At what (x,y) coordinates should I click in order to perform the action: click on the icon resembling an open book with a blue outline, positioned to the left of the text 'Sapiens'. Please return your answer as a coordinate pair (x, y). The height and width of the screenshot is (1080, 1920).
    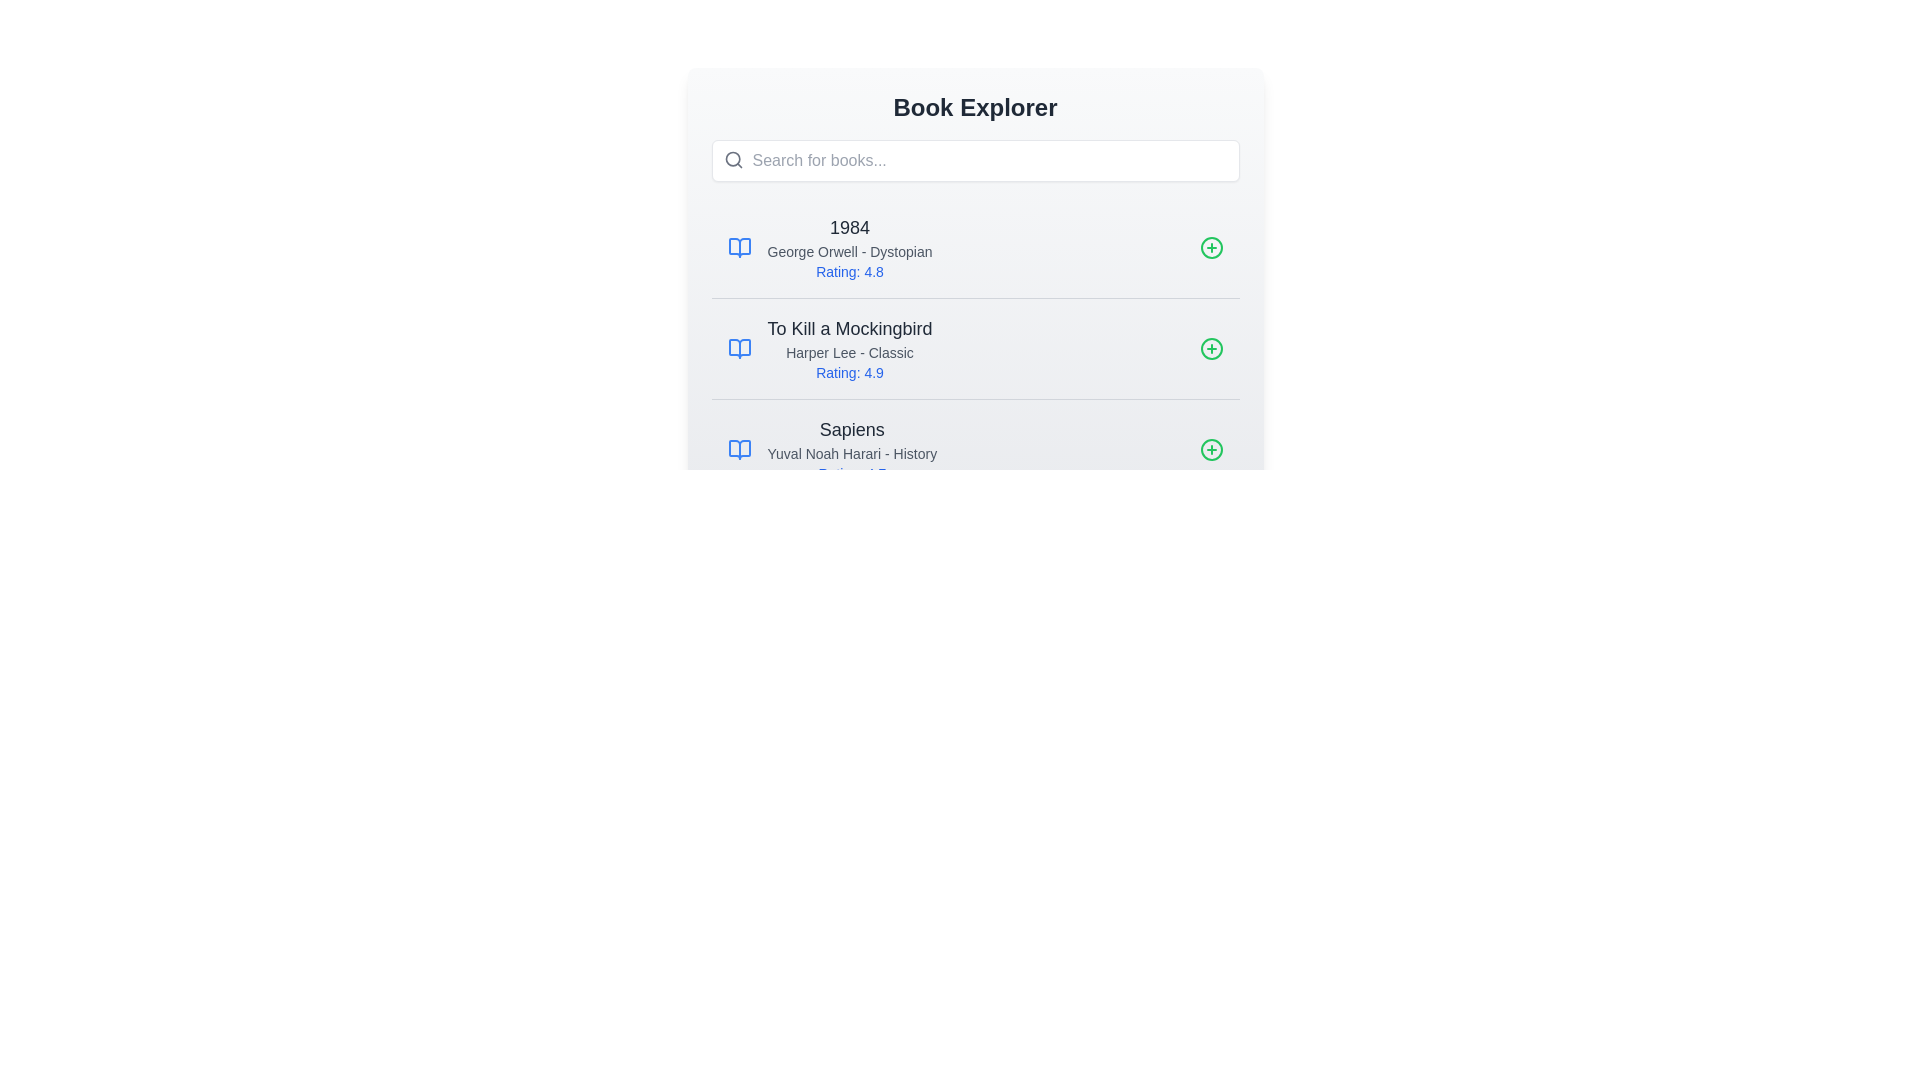
    Looking at the image, I should click on (738, 450).